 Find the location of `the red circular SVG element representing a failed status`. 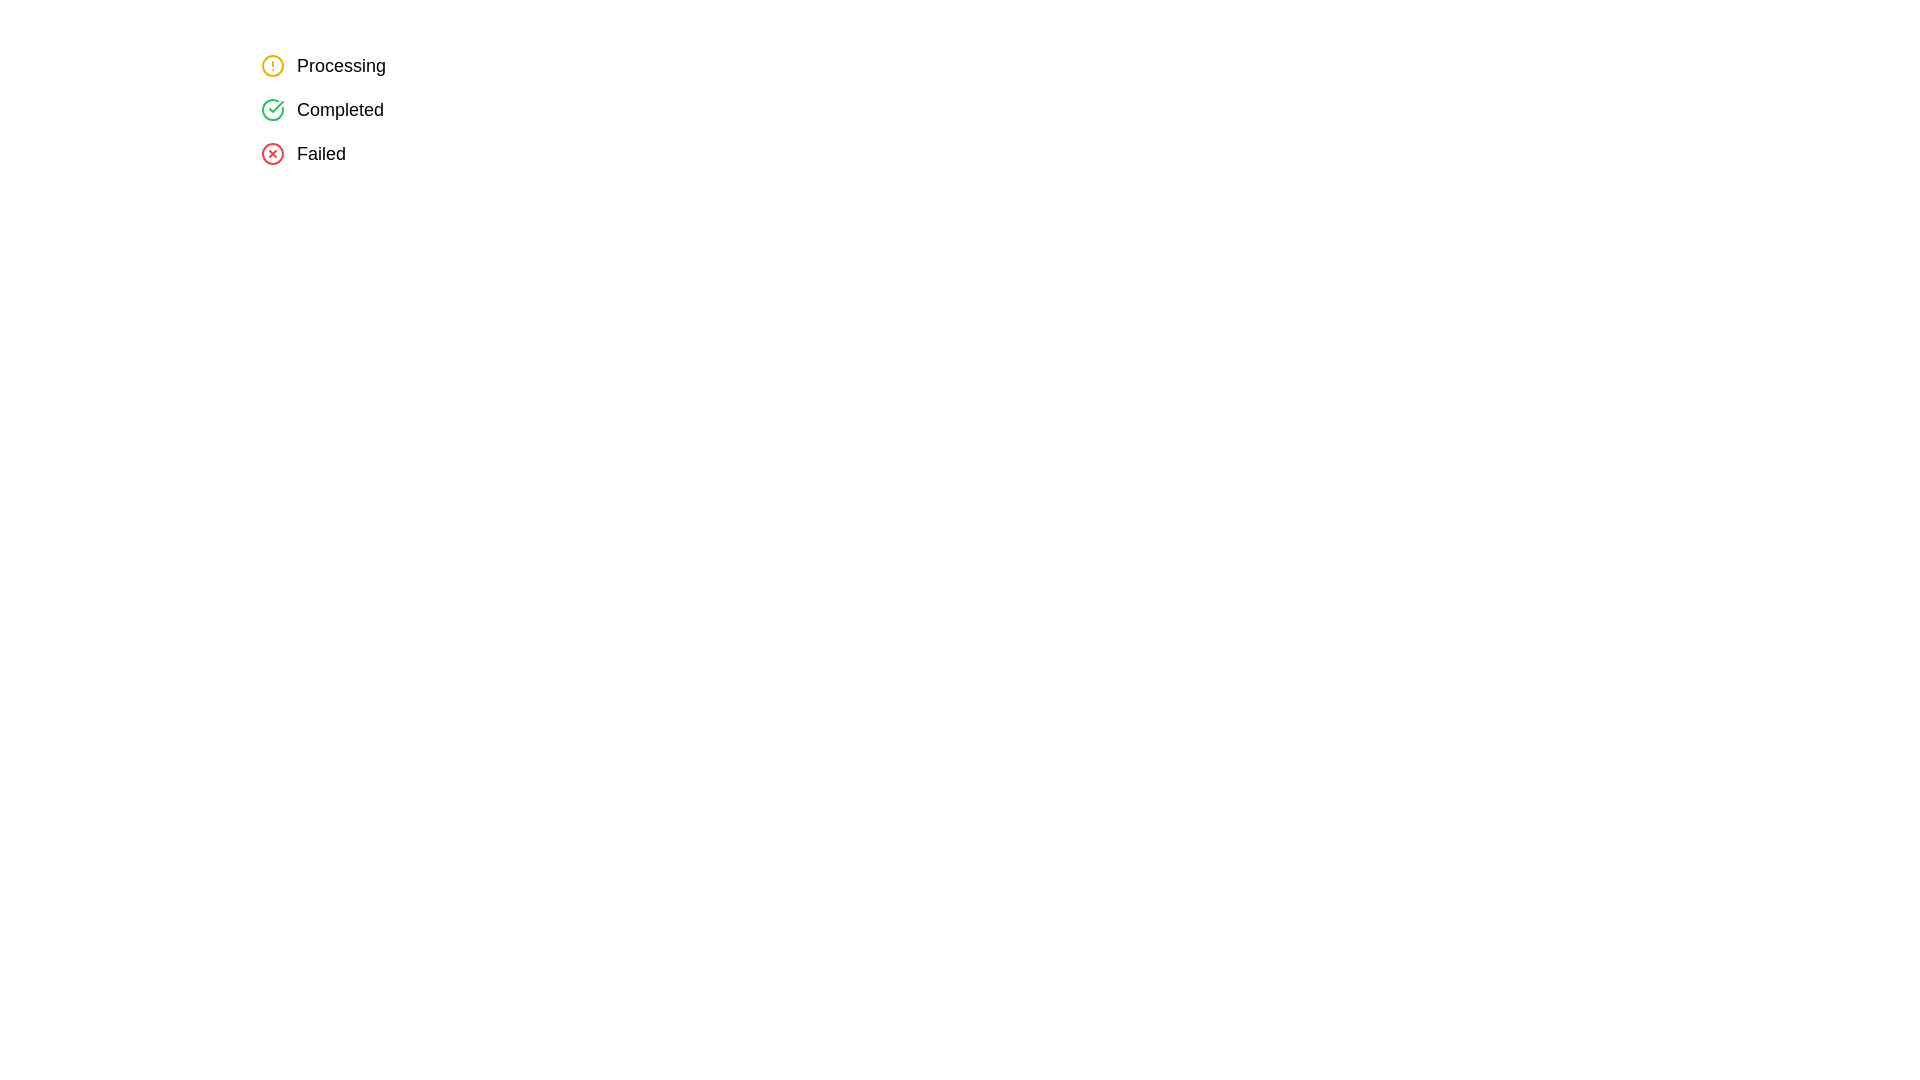

the red circular SVG element representing a failed status is located at coordinates (272, 153).